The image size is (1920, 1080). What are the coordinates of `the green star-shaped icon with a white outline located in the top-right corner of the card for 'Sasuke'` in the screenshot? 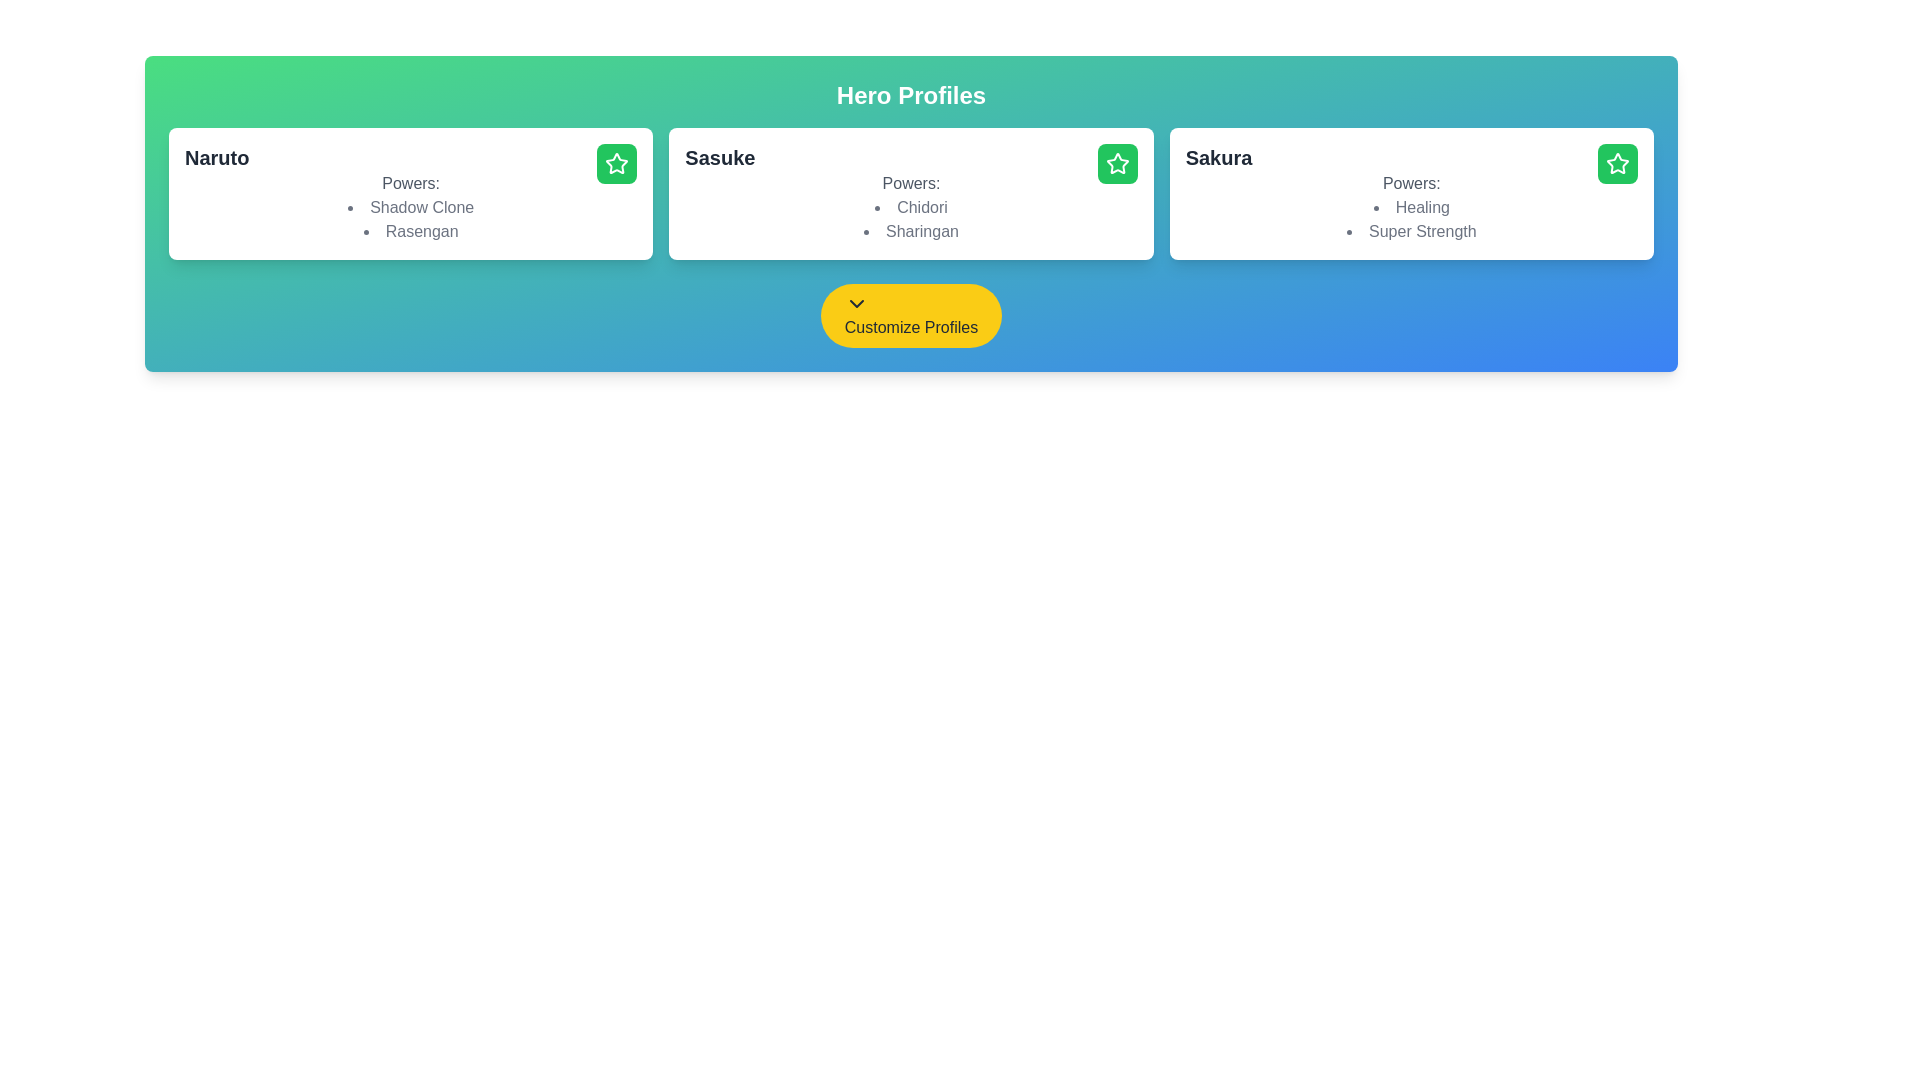 It's located at (1116, 162).